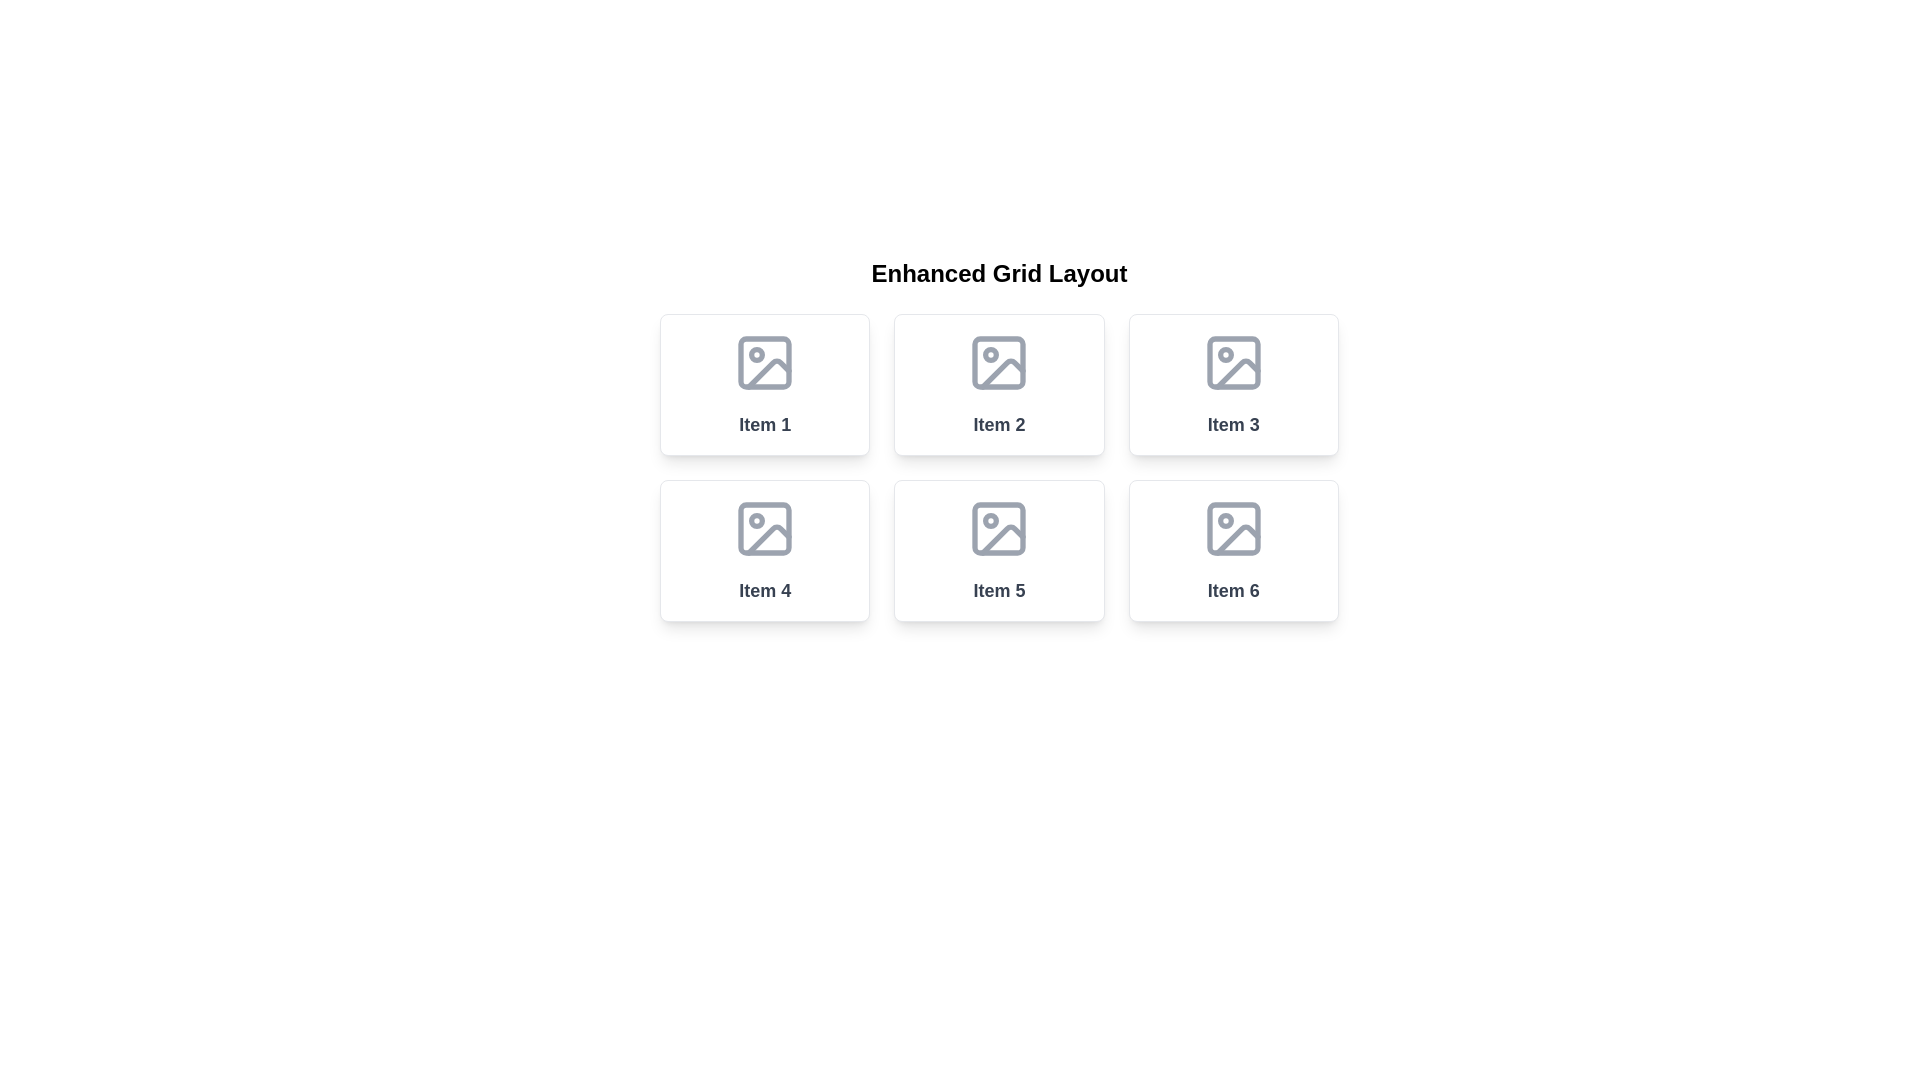 The height and width of the screenshot is (1080, 1920). I want to click on the 'Item 5' button-like interactive card from its current position in the grid, so click(999, 551).